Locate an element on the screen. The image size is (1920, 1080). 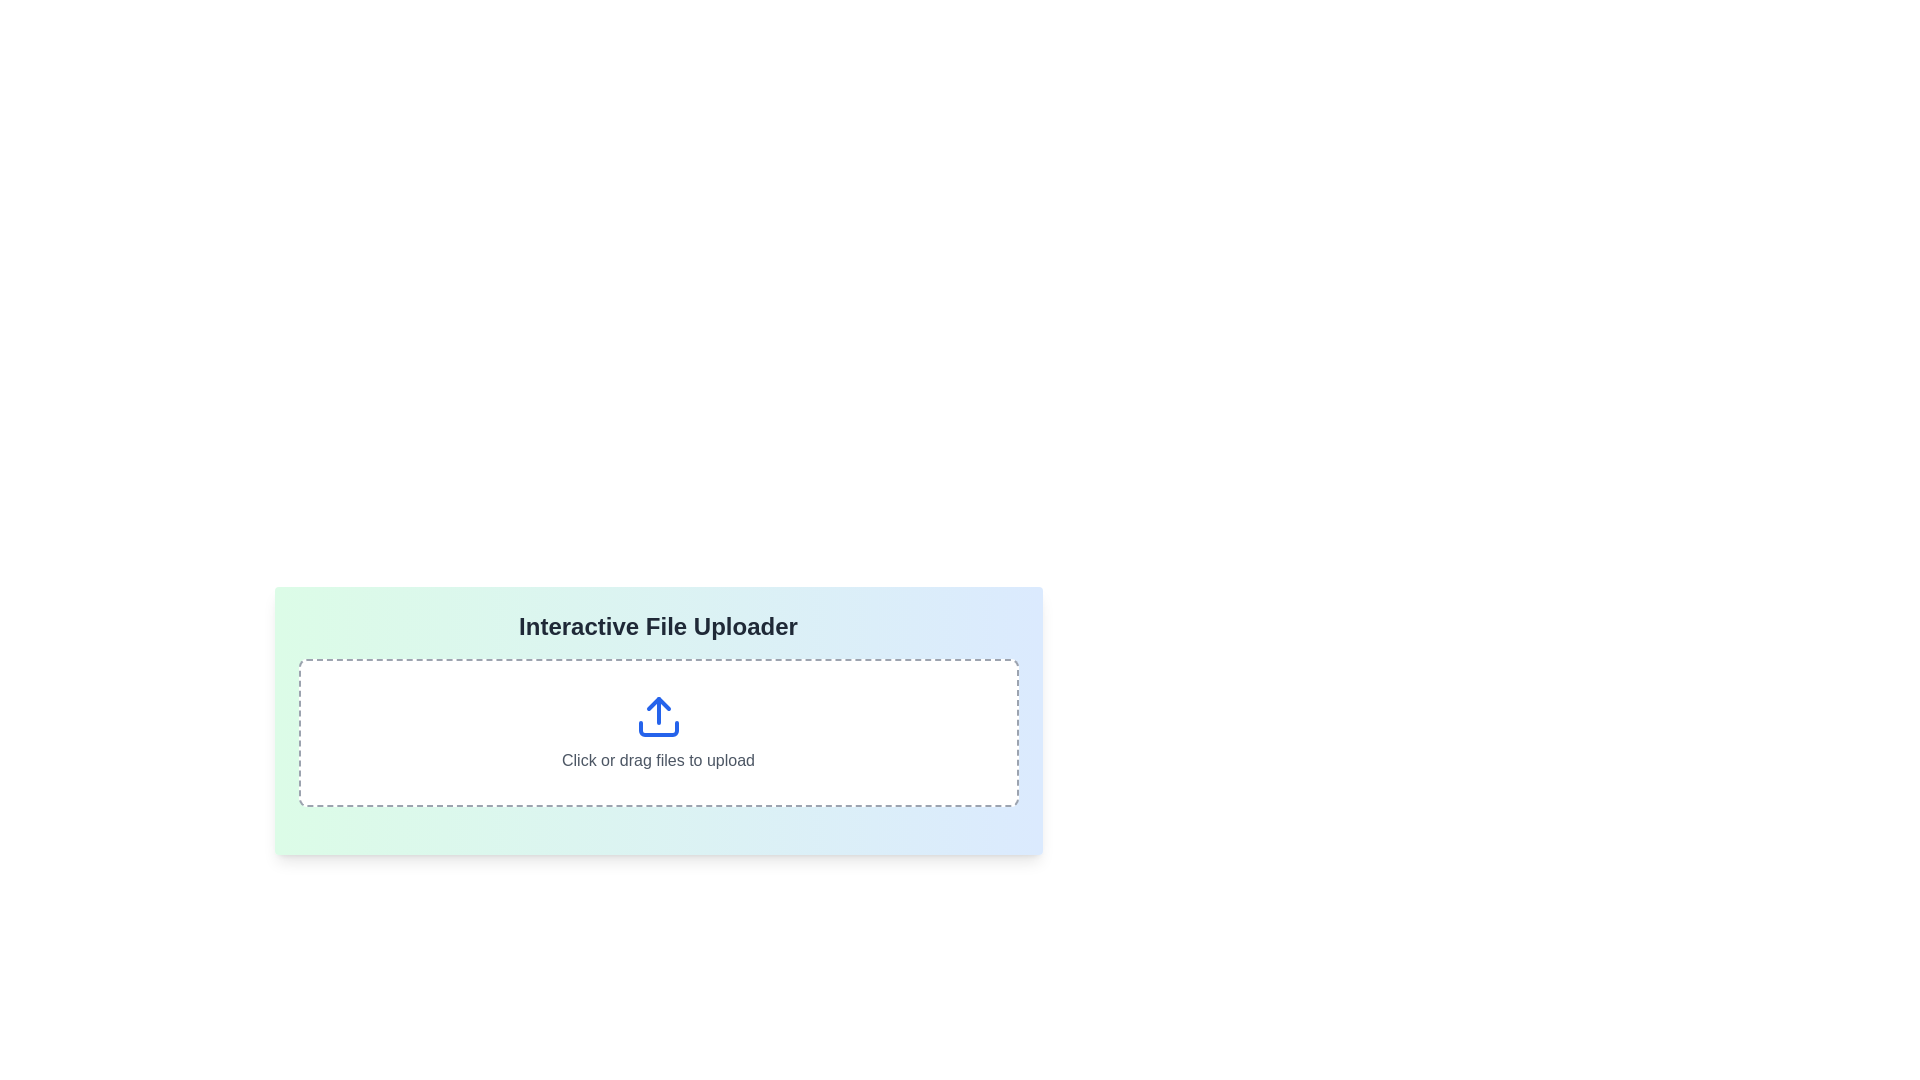
the static text that guides users on how to interact with the file upload section, positioned below a blue upward arrow icon within a bordered and rounded rectangular area is located at coordinates (658, 760).